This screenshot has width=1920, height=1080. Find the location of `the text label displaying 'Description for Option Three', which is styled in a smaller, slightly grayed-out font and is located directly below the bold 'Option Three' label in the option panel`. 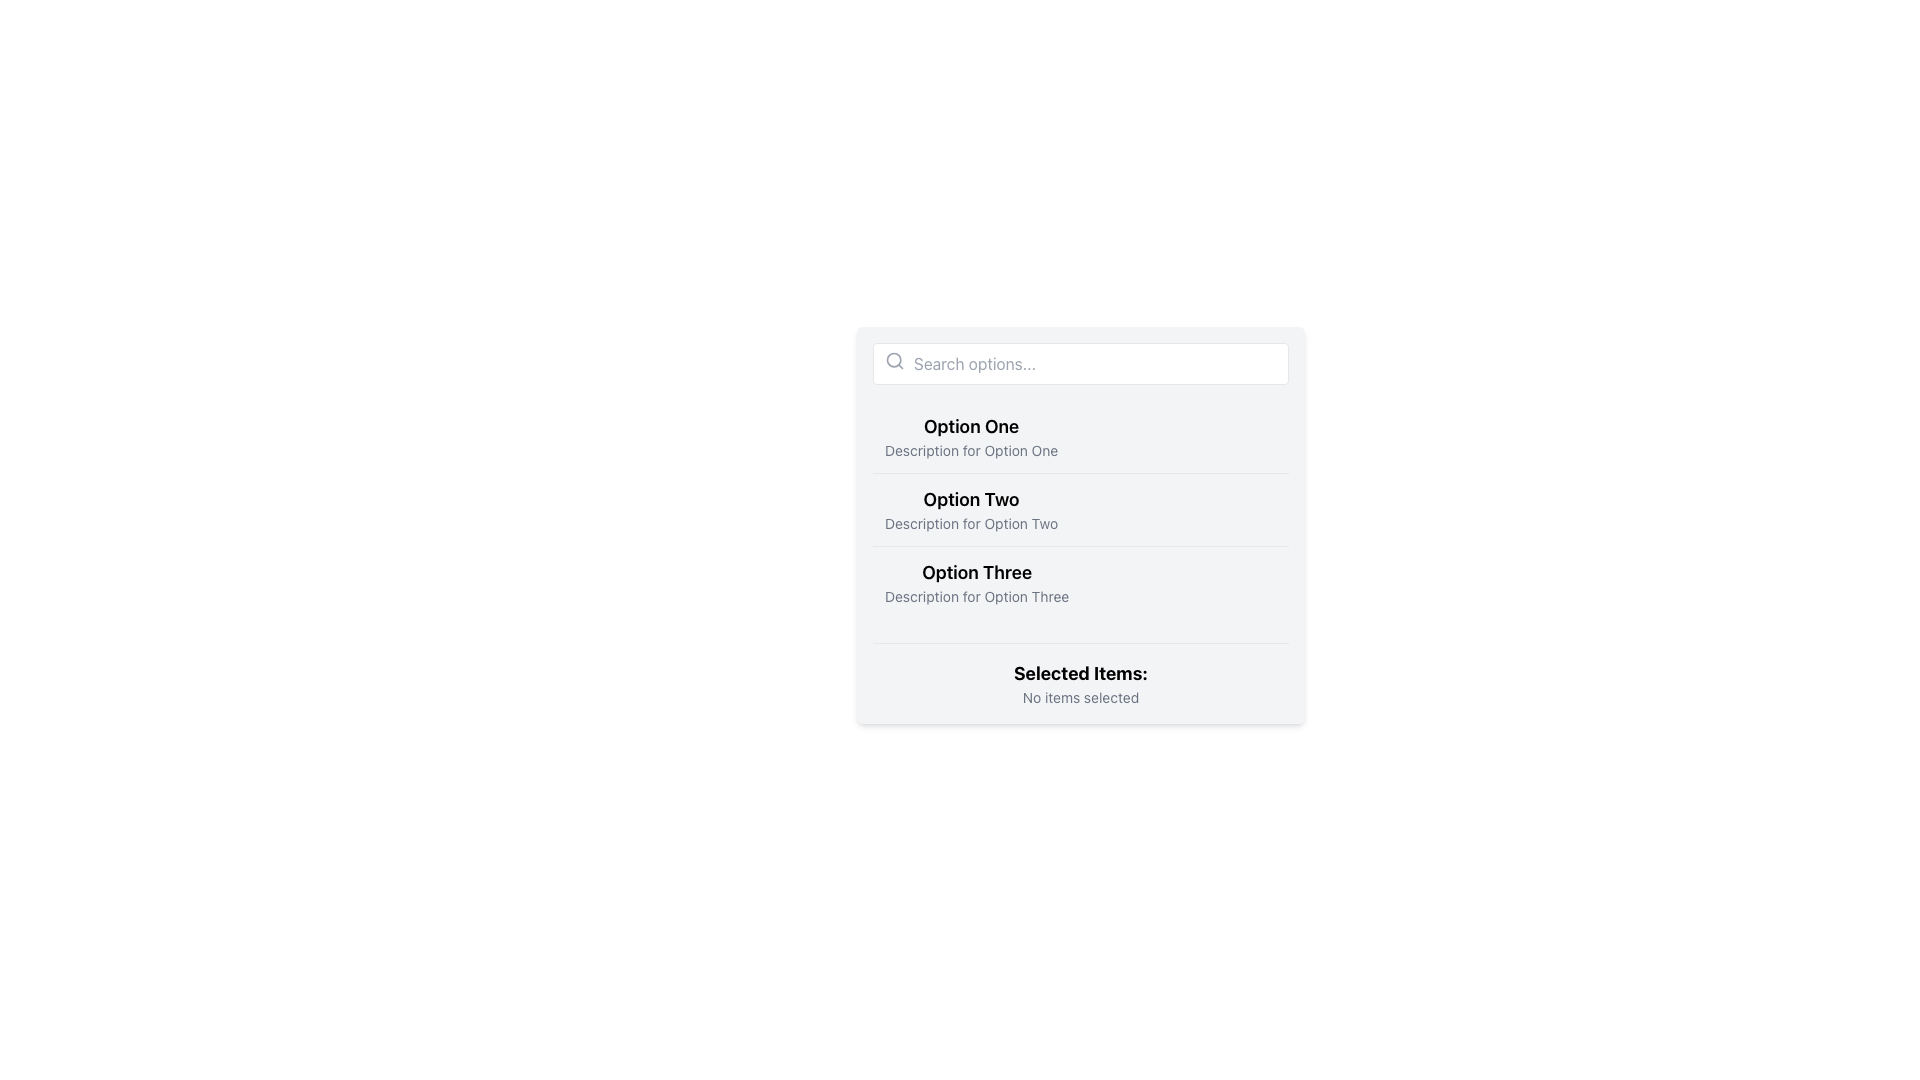

the text label displaying 'Description for Option Three', which is styled in a smaller, slightly grayed-out font and is located directly below the bold 'Option Three' label in the option panel is located at coordinates (977, 596).